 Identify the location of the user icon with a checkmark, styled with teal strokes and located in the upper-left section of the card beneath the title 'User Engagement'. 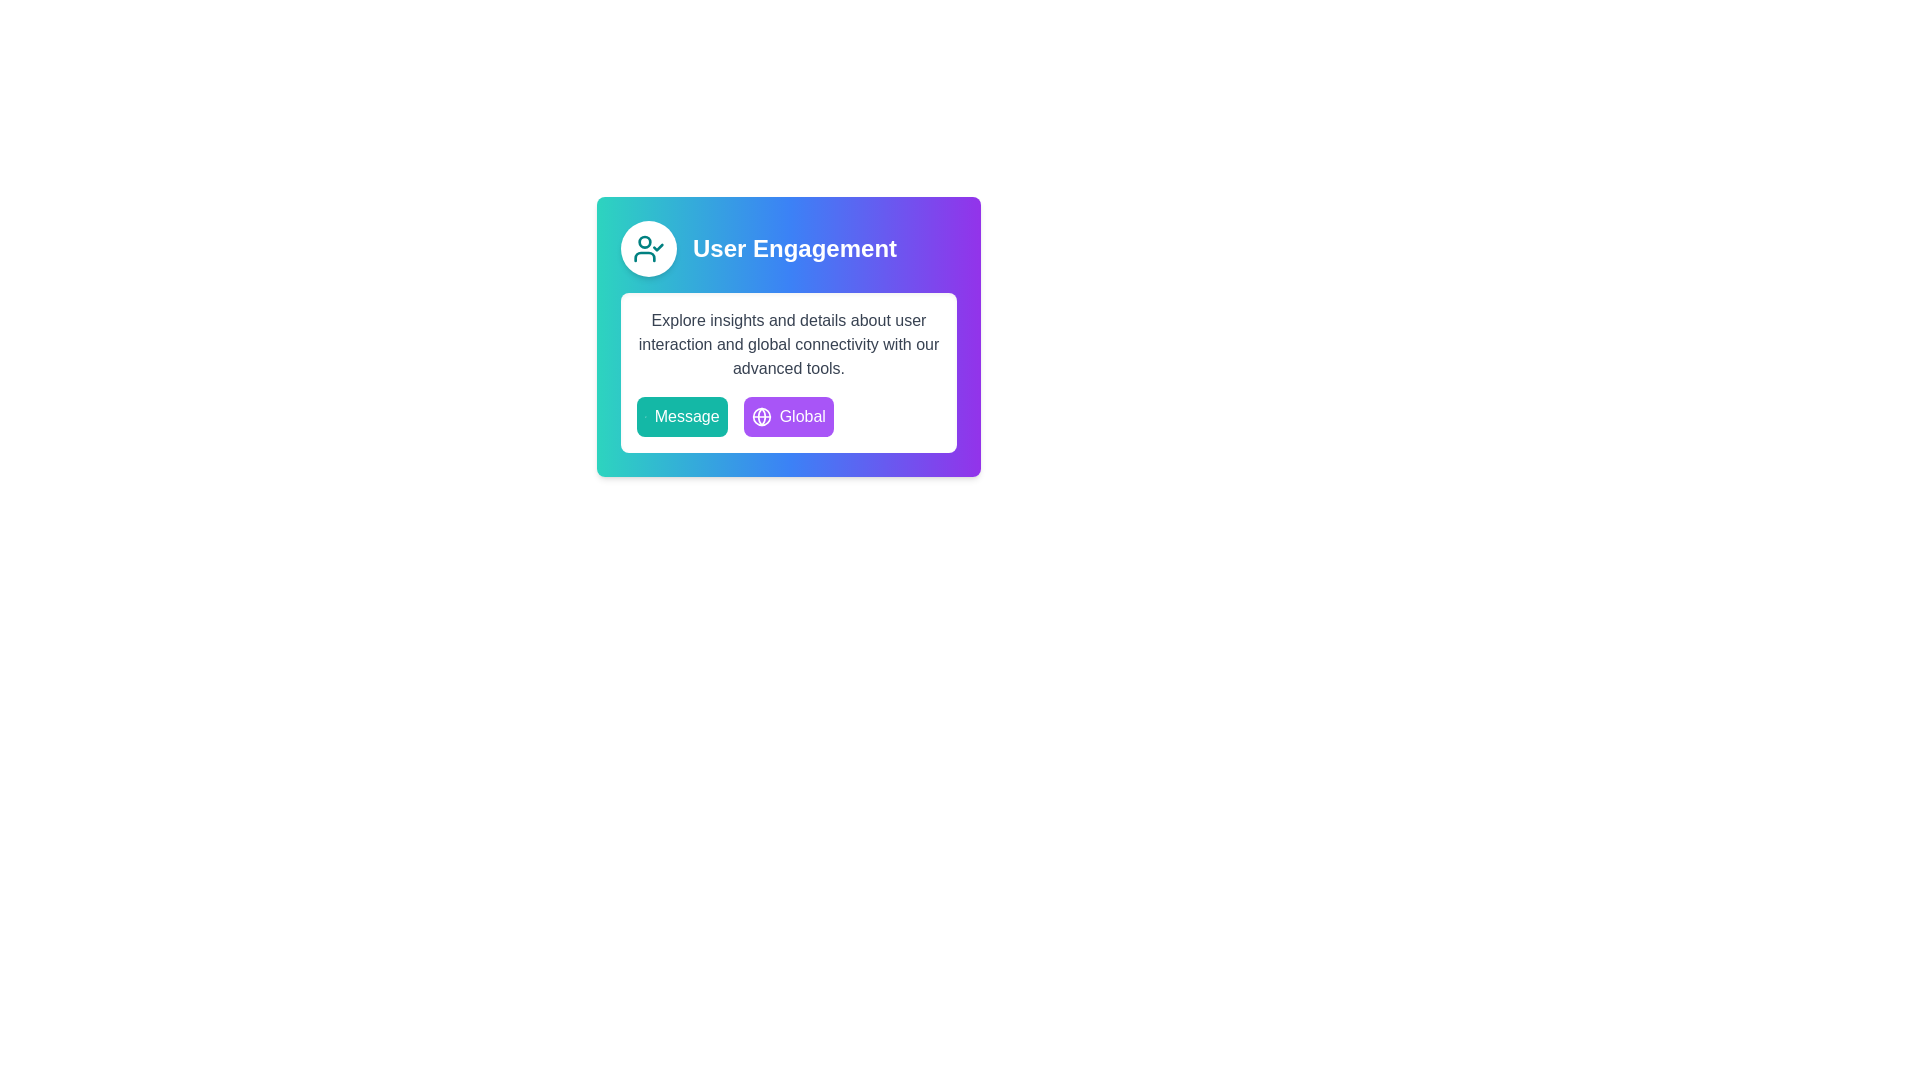
(648, 248).